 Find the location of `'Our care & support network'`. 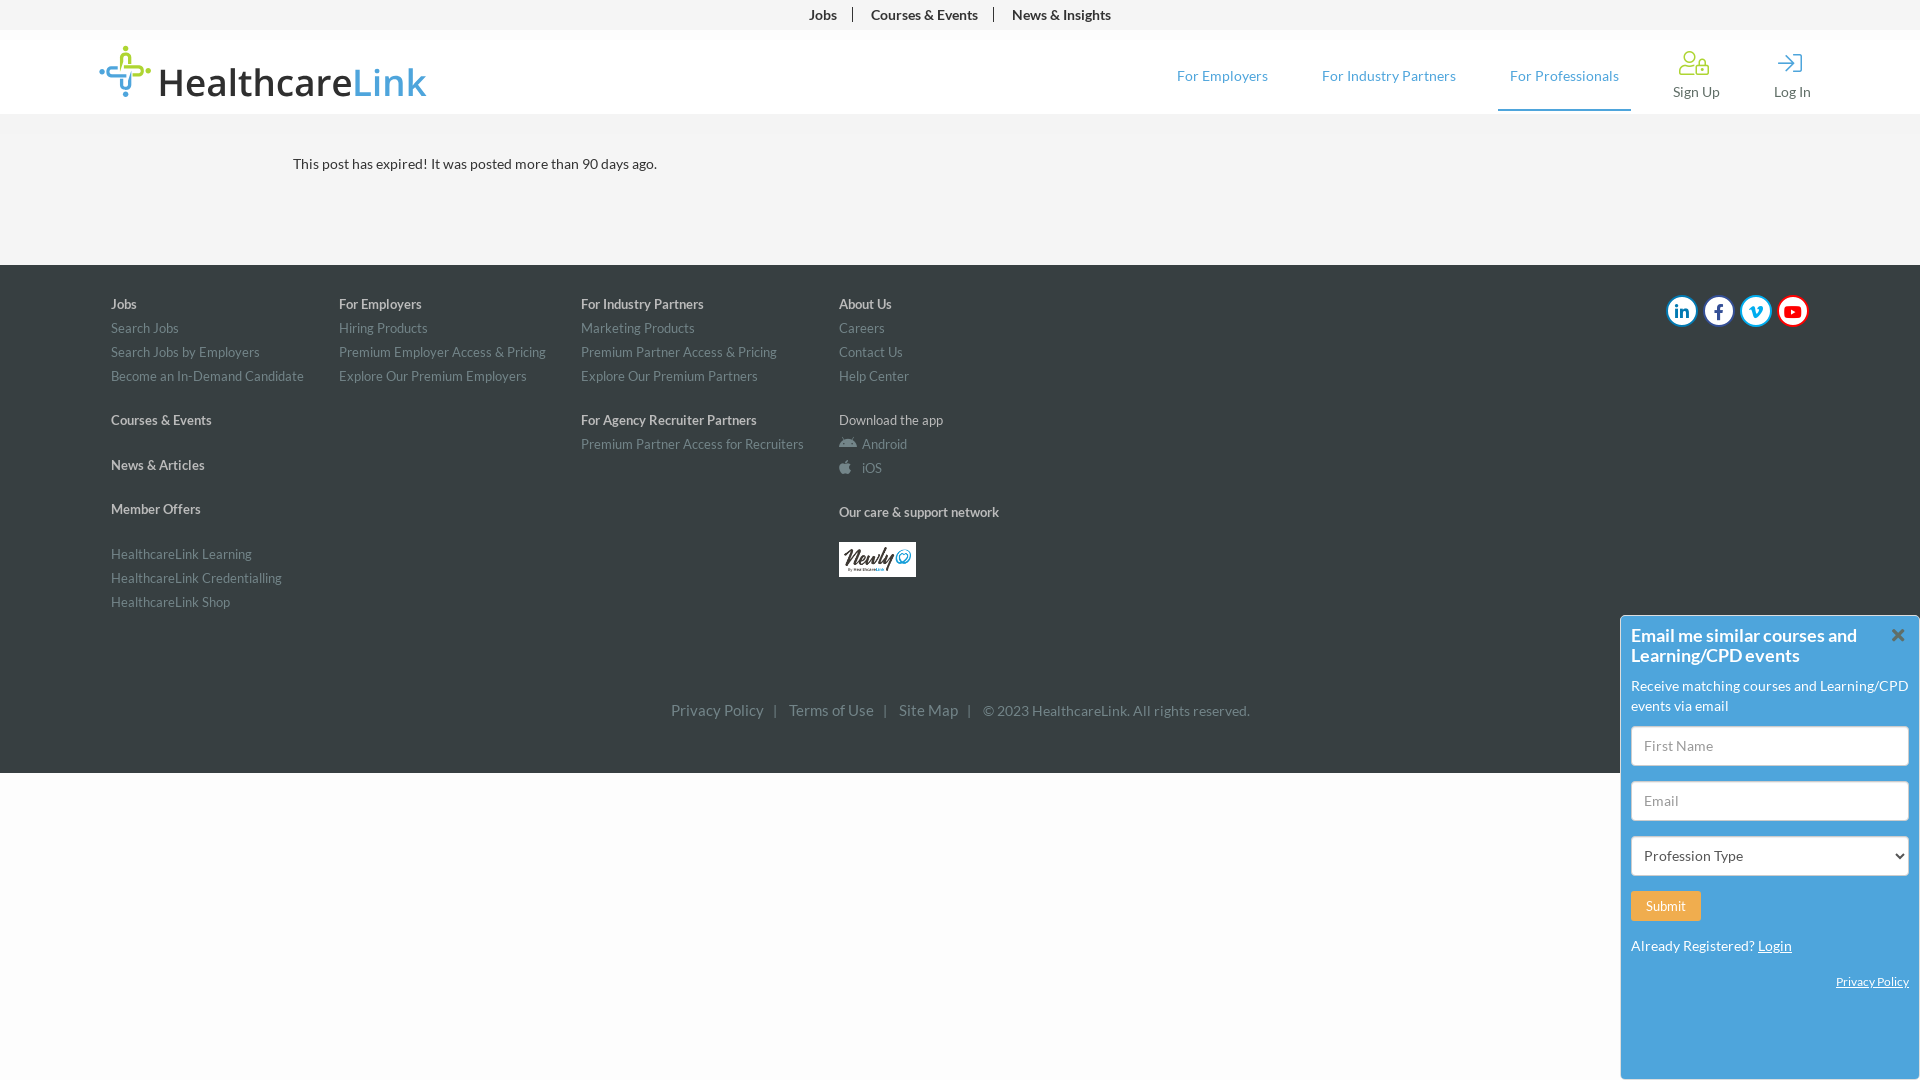

'Our care & support network' is located at coordinates (917, 511).